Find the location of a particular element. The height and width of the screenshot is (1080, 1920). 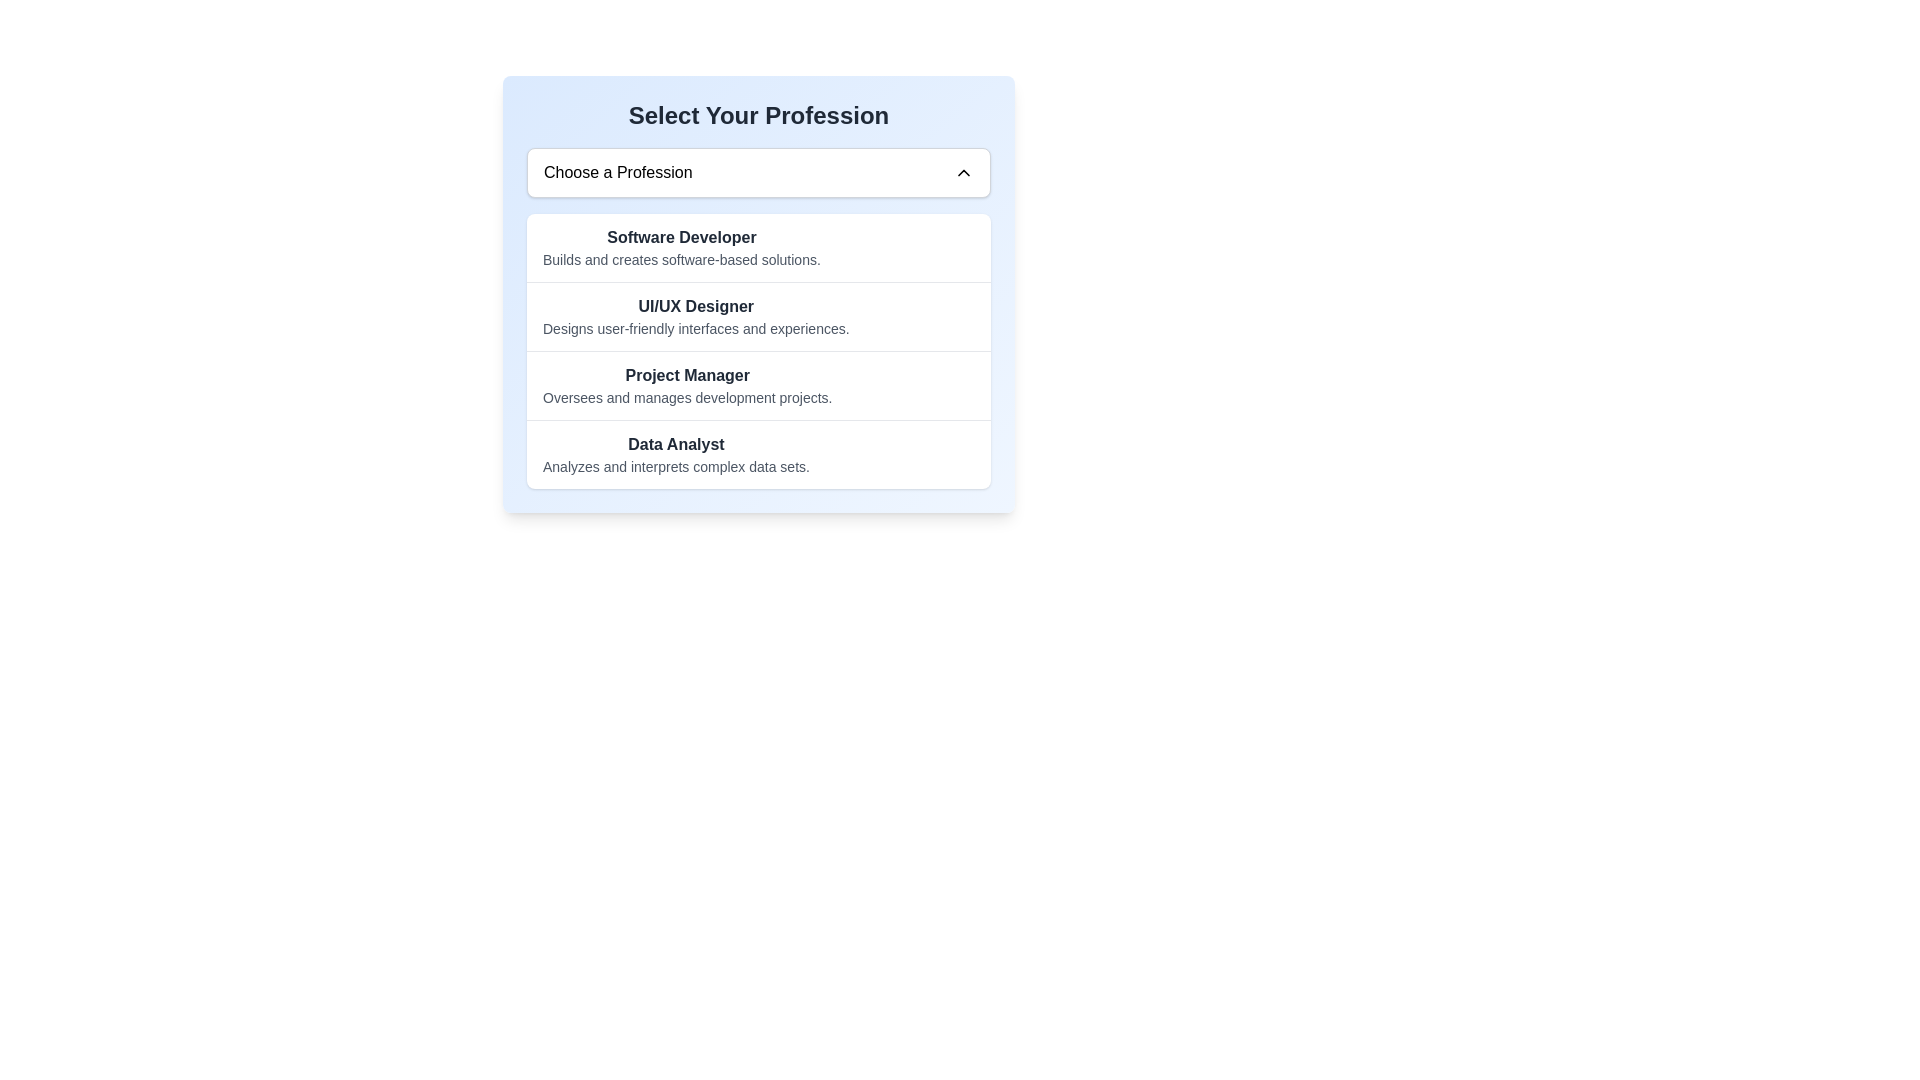

the Static text label displaying 'Data Analyst', which is located in the fourth row under 'Select Your Profession' and above the text 'Analyzes and interprets complex data sets' is located at coordinates (676, 443).